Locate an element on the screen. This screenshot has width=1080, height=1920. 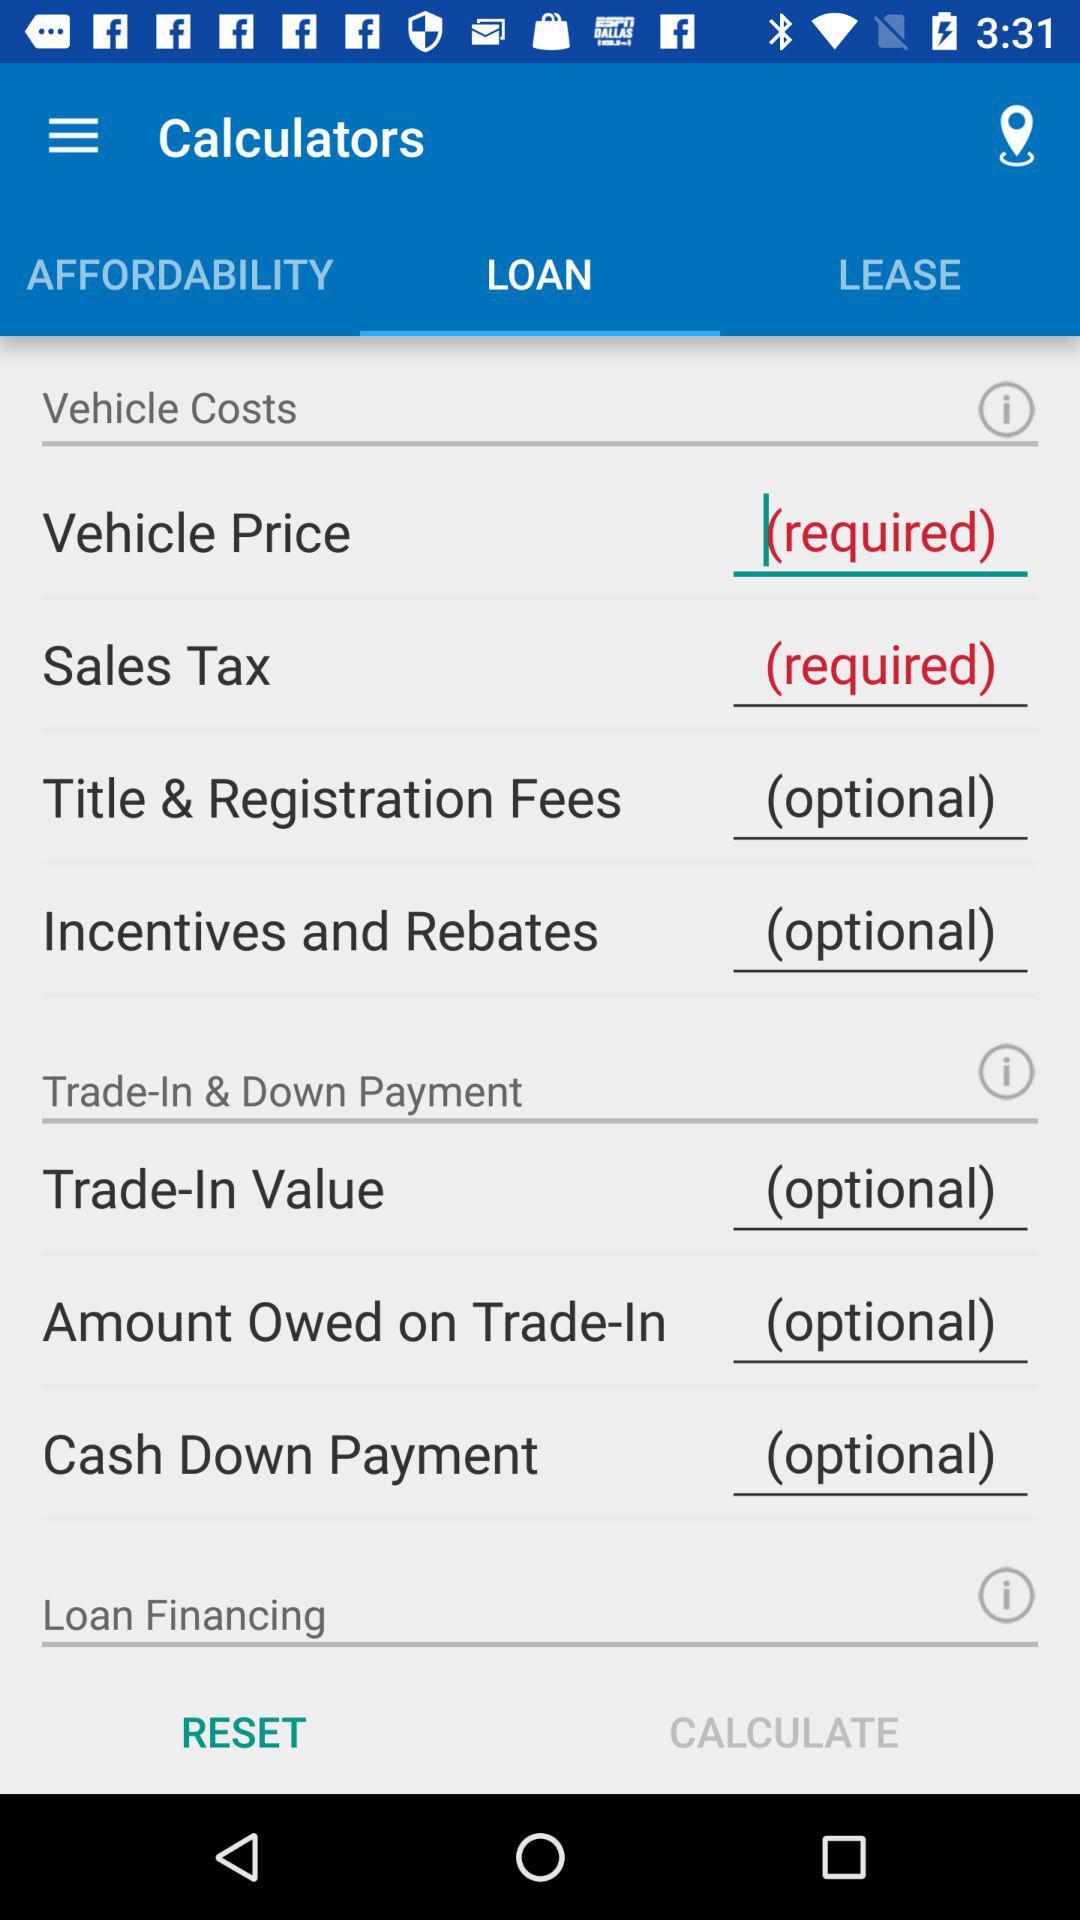
incentives is located at coordinates (879, 928).